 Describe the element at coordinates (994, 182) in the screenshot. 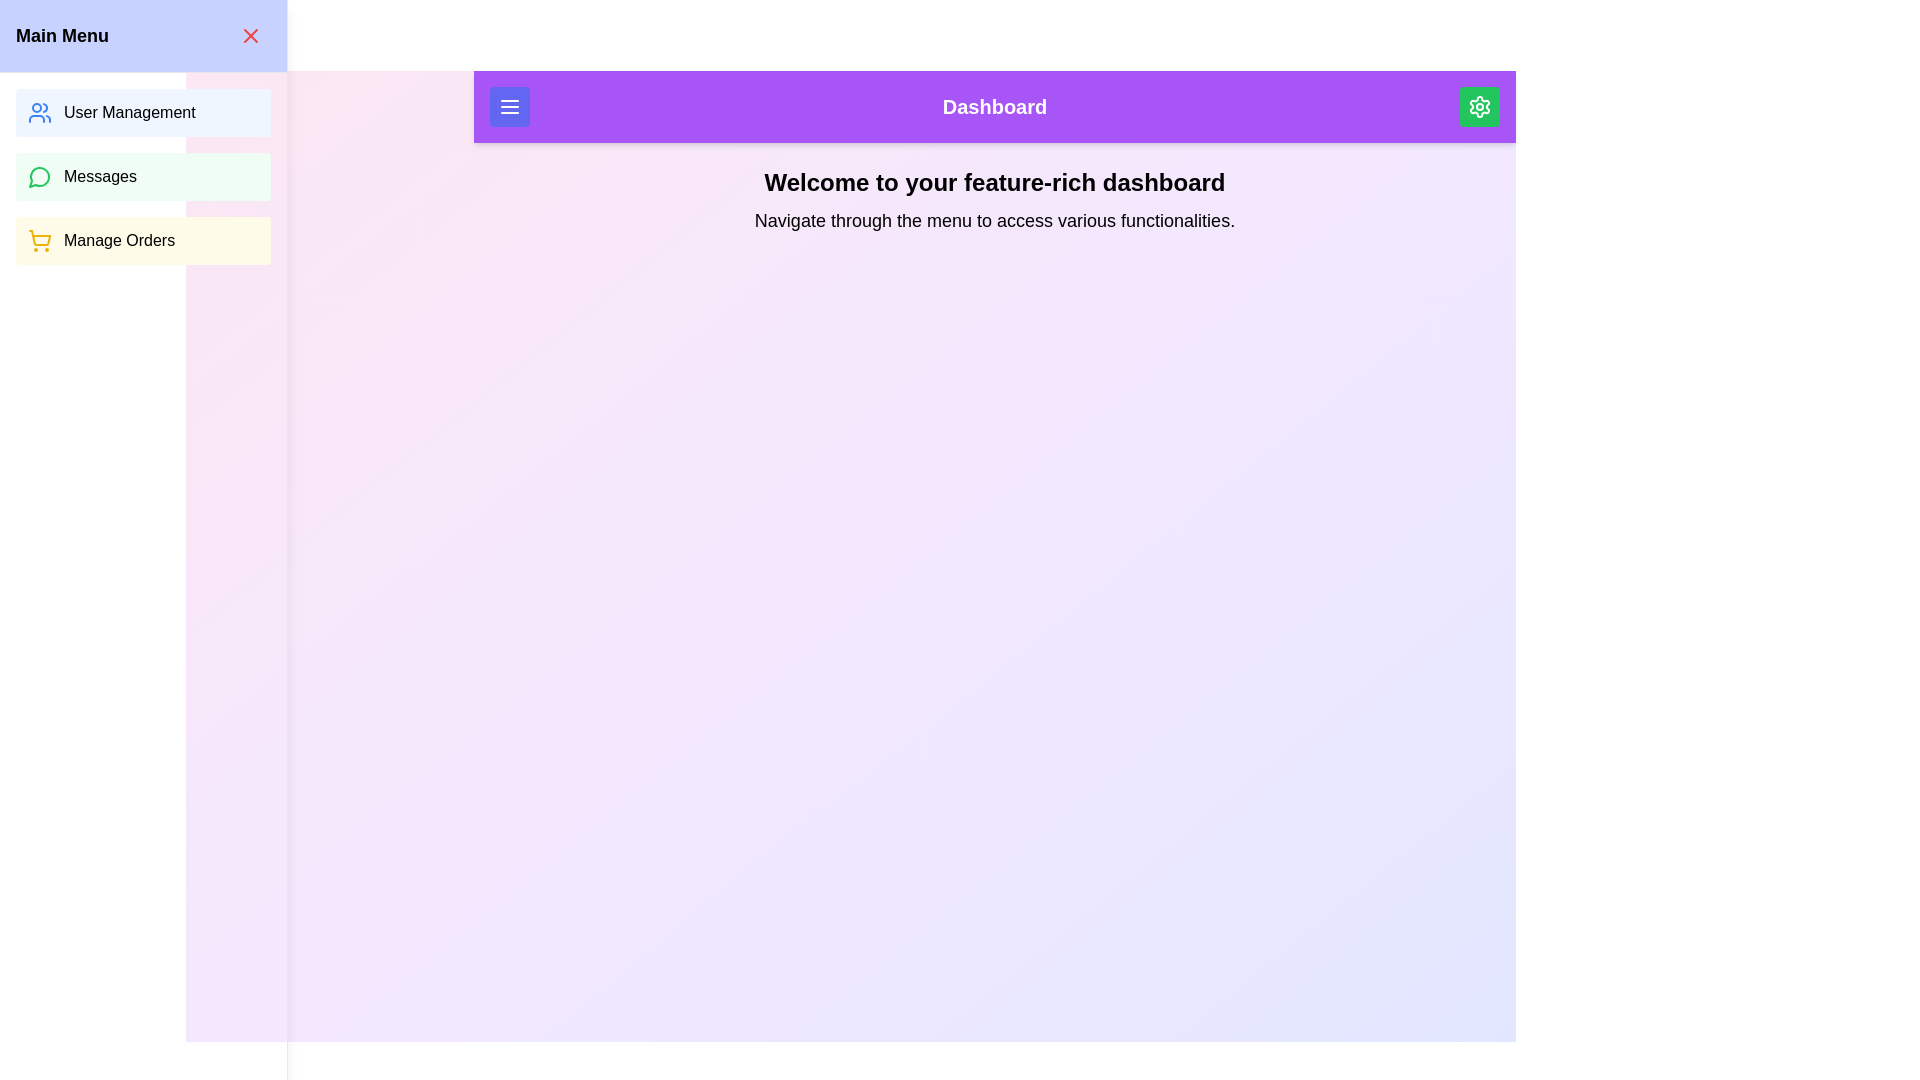

I see `the text element displaying 'Welcome to your feature-rich dashboard', which is a bold header located below the purple 'Dashboard' header` at that location.